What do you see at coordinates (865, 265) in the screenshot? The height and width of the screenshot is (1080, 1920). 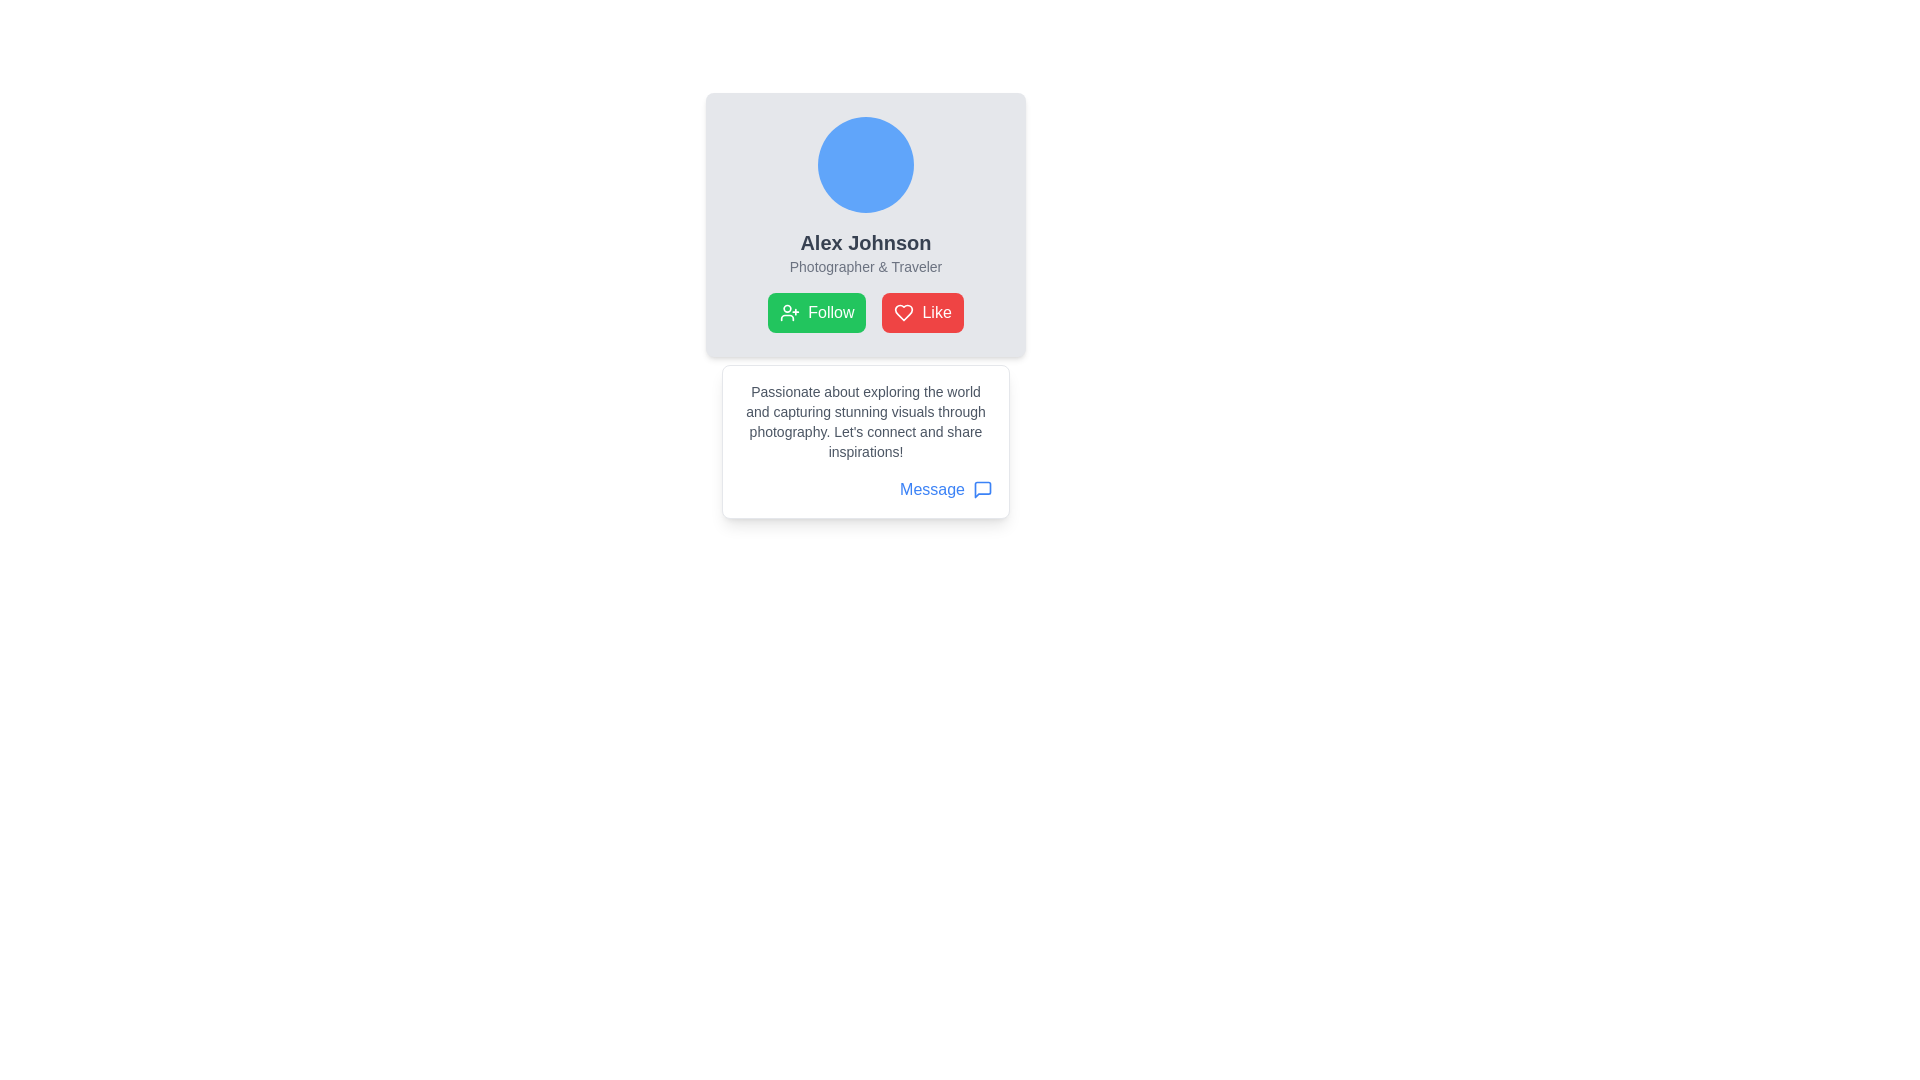 I see `the text label that provides additional context about the profile represented in the card, located below 'Alex Johnson' and above the 'Follow' and 'Like' buttons` at bounding box center [865, 265].